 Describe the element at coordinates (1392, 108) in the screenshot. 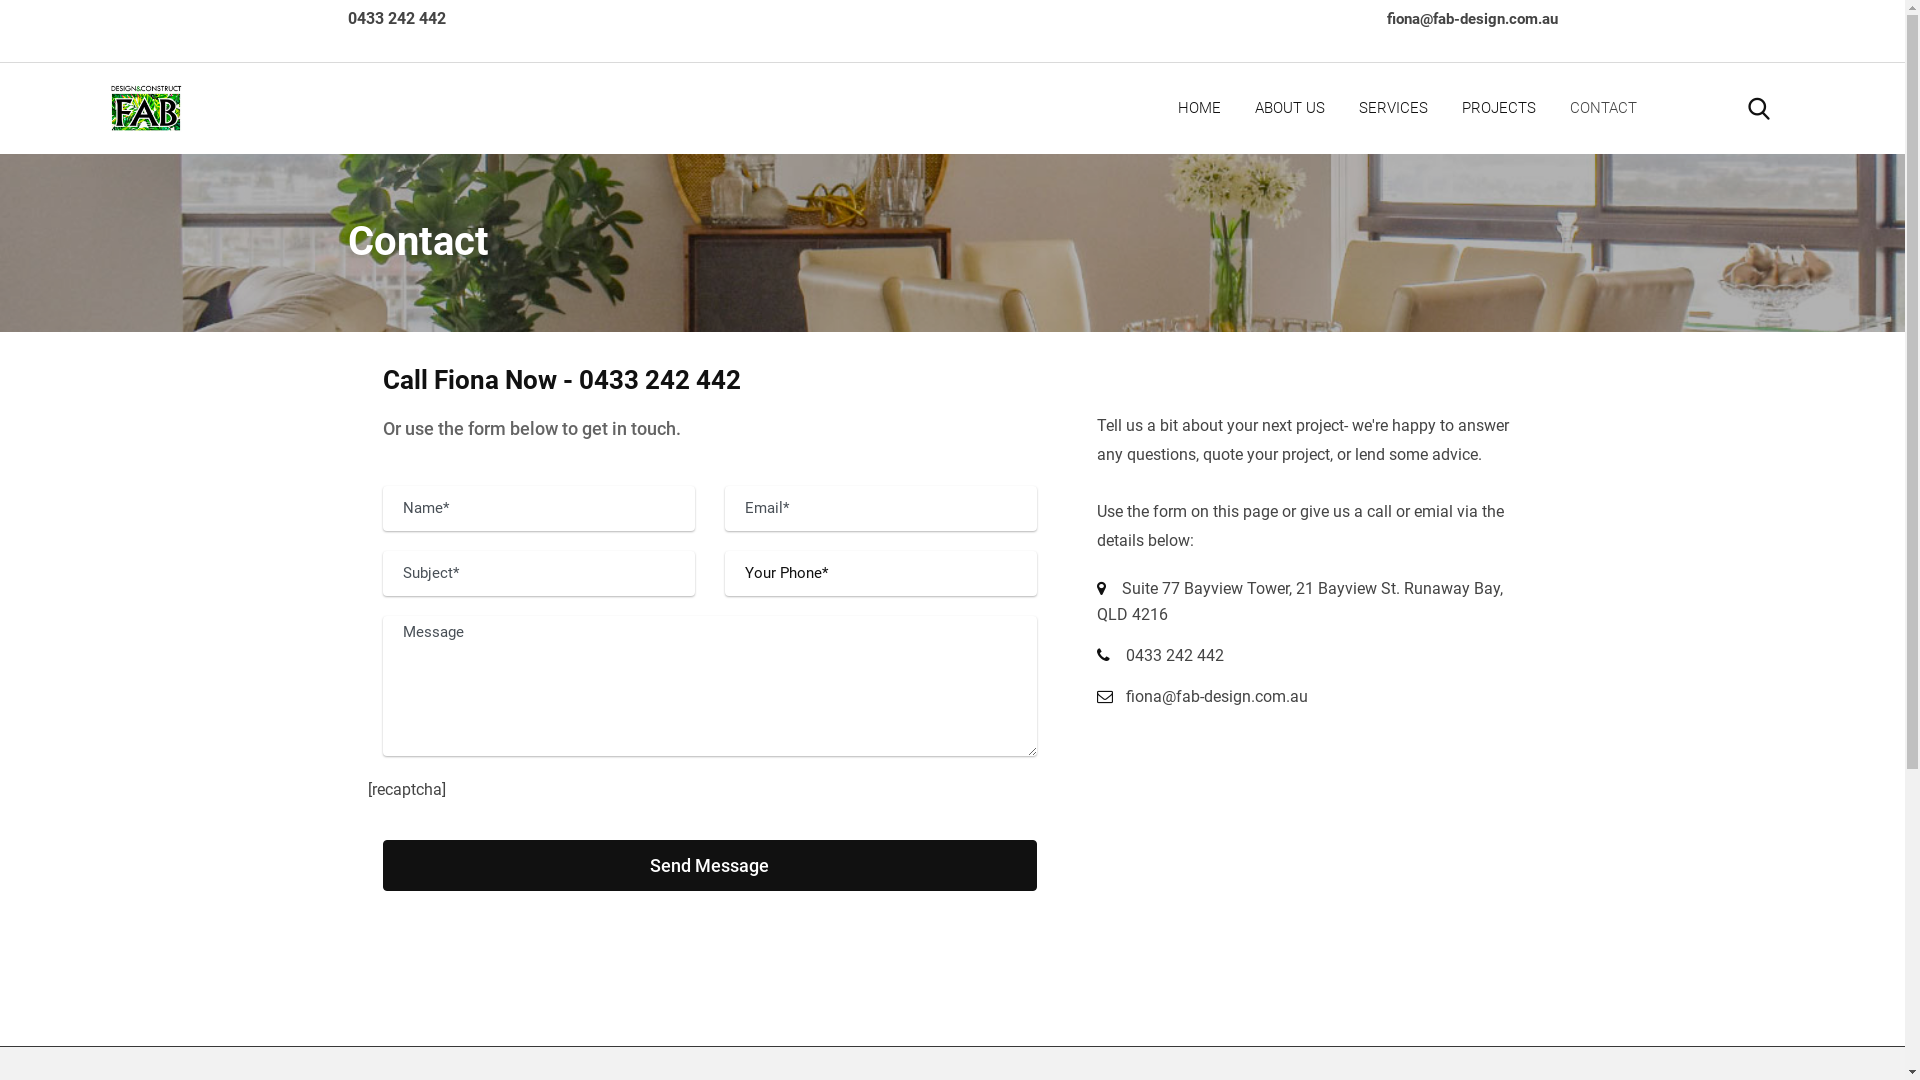

I see `'SERVICES'` at that location.